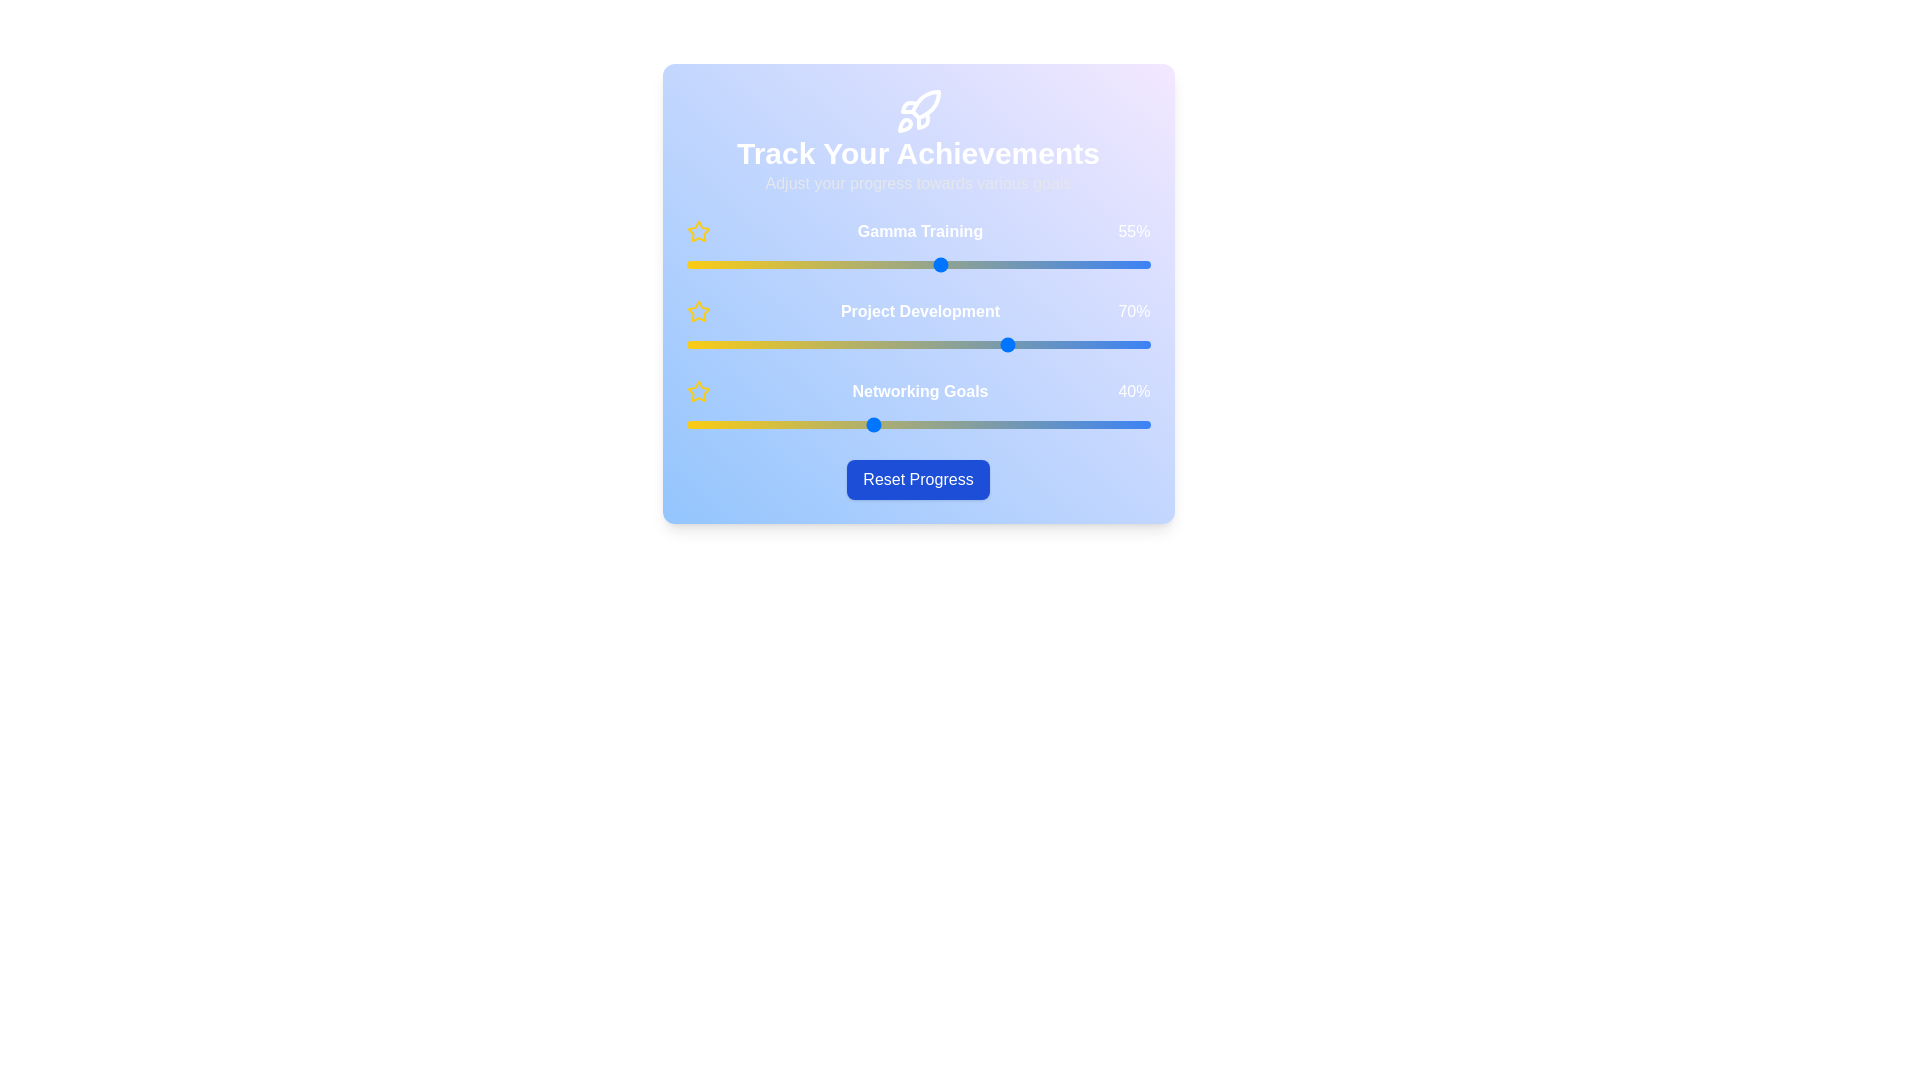 This screenshot has width=1920, height=1080. What do you see at coordinates (917, 111) in the screenshot?
I see `the decorative rocket icon in the header` at bounding box center [917, 111].